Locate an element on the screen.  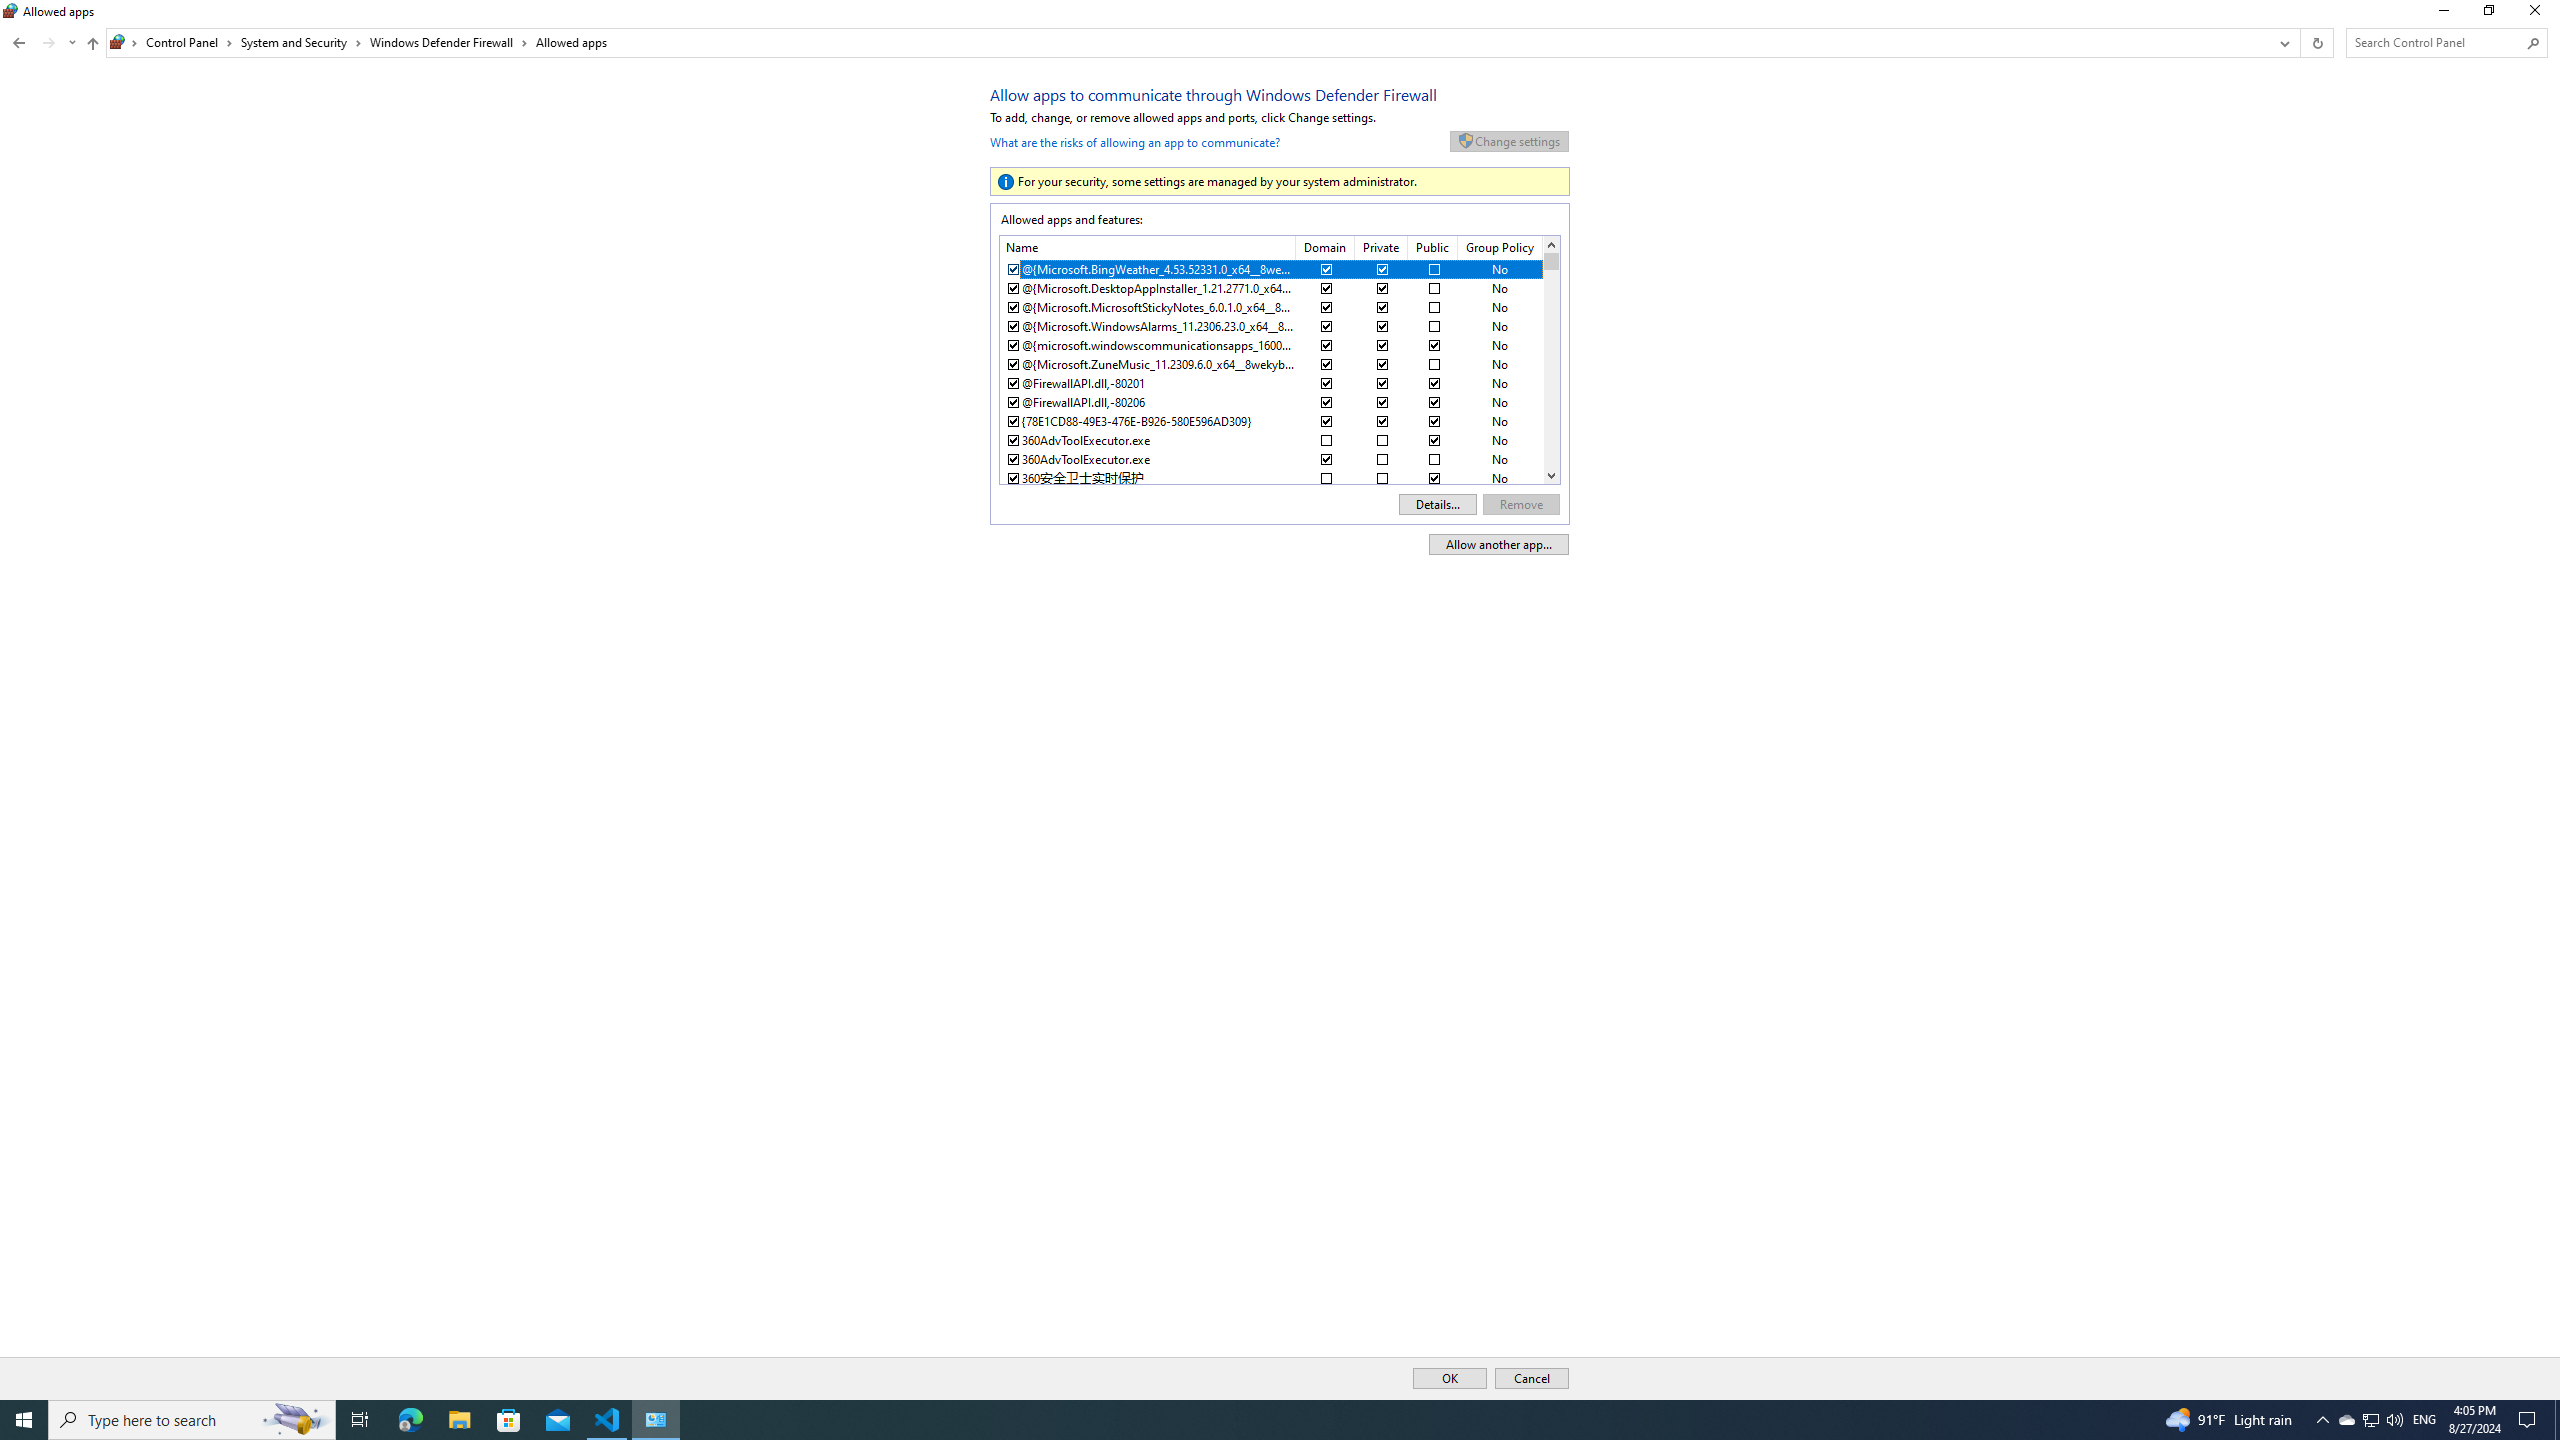
'Notification Chevron' is located at coordinates (2323, 1418).